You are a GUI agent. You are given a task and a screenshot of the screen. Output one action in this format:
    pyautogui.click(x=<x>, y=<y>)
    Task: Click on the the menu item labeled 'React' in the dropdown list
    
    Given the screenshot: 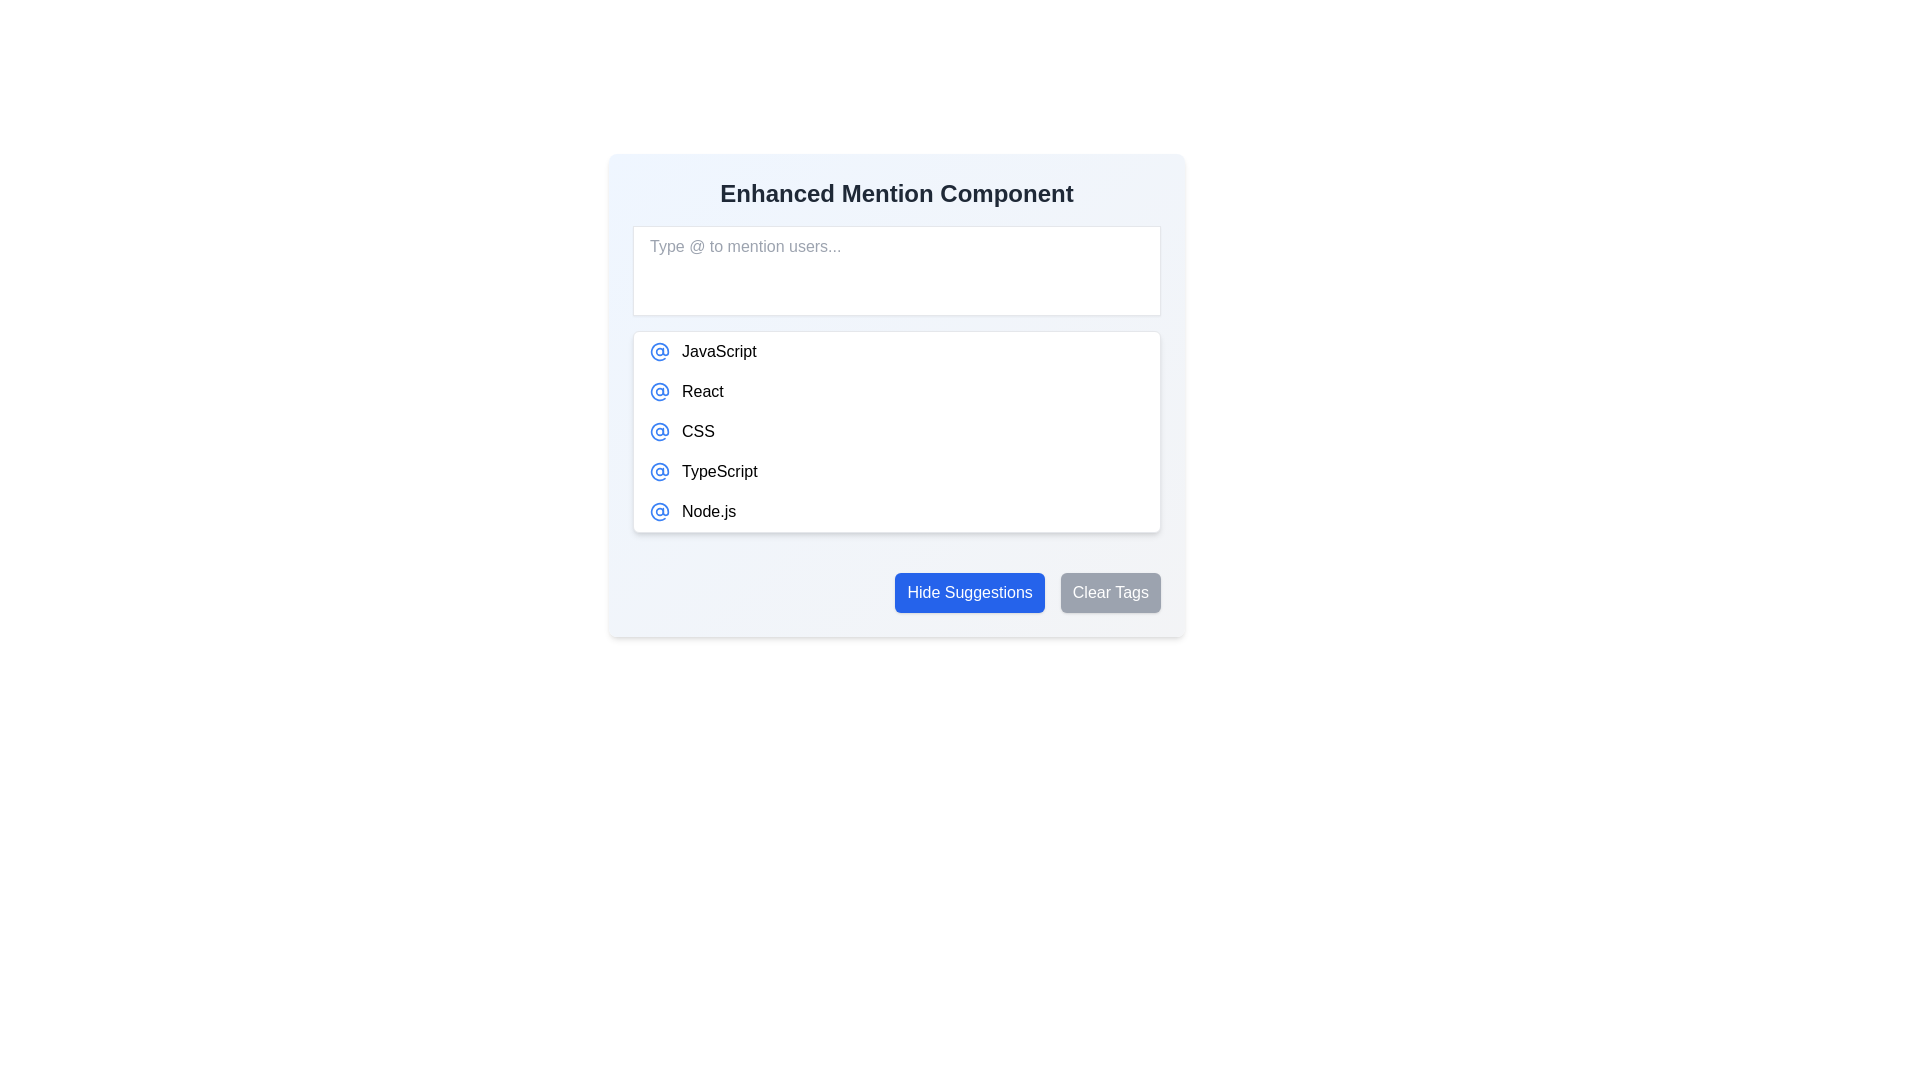 What is the action you would take?
    pyautogui.click(x=896, y=392)
    